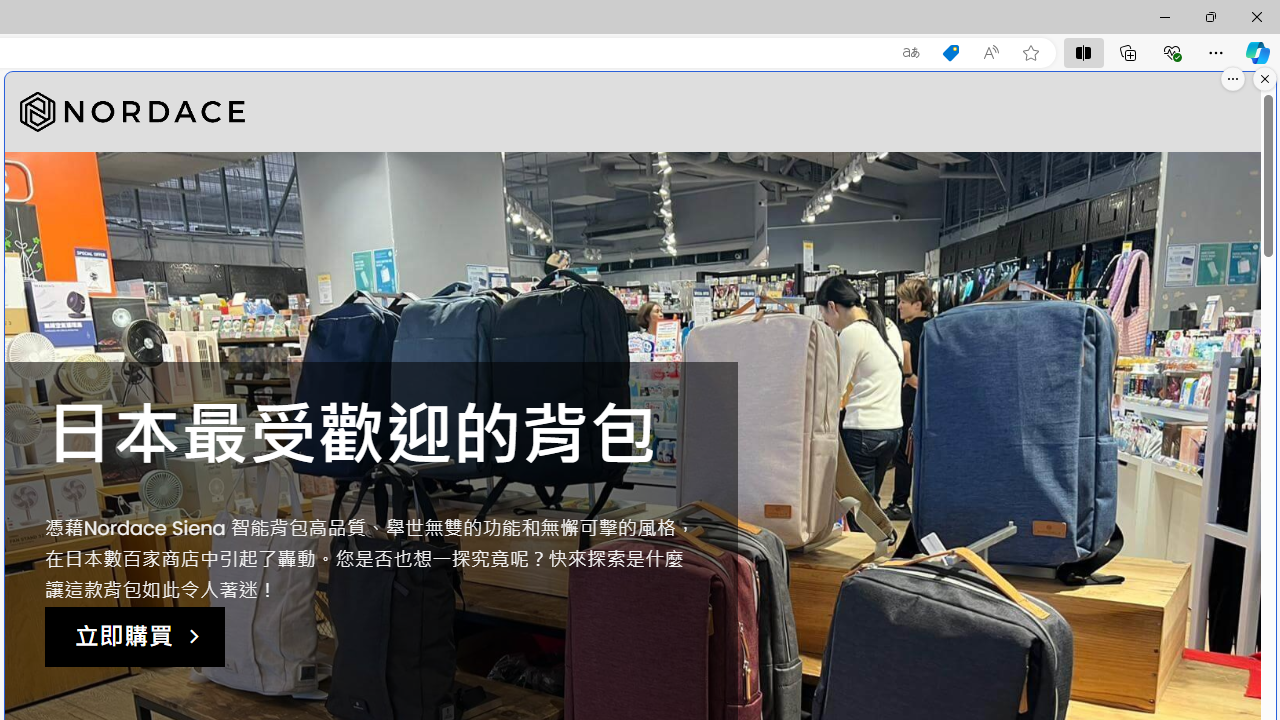 The height and width of the screenshot is (720, 1280). Describe the element at coordinates (950, 52) in the screenshot. I see `'This site has coupons! Shopping in Microsoft Edge'` at that location.